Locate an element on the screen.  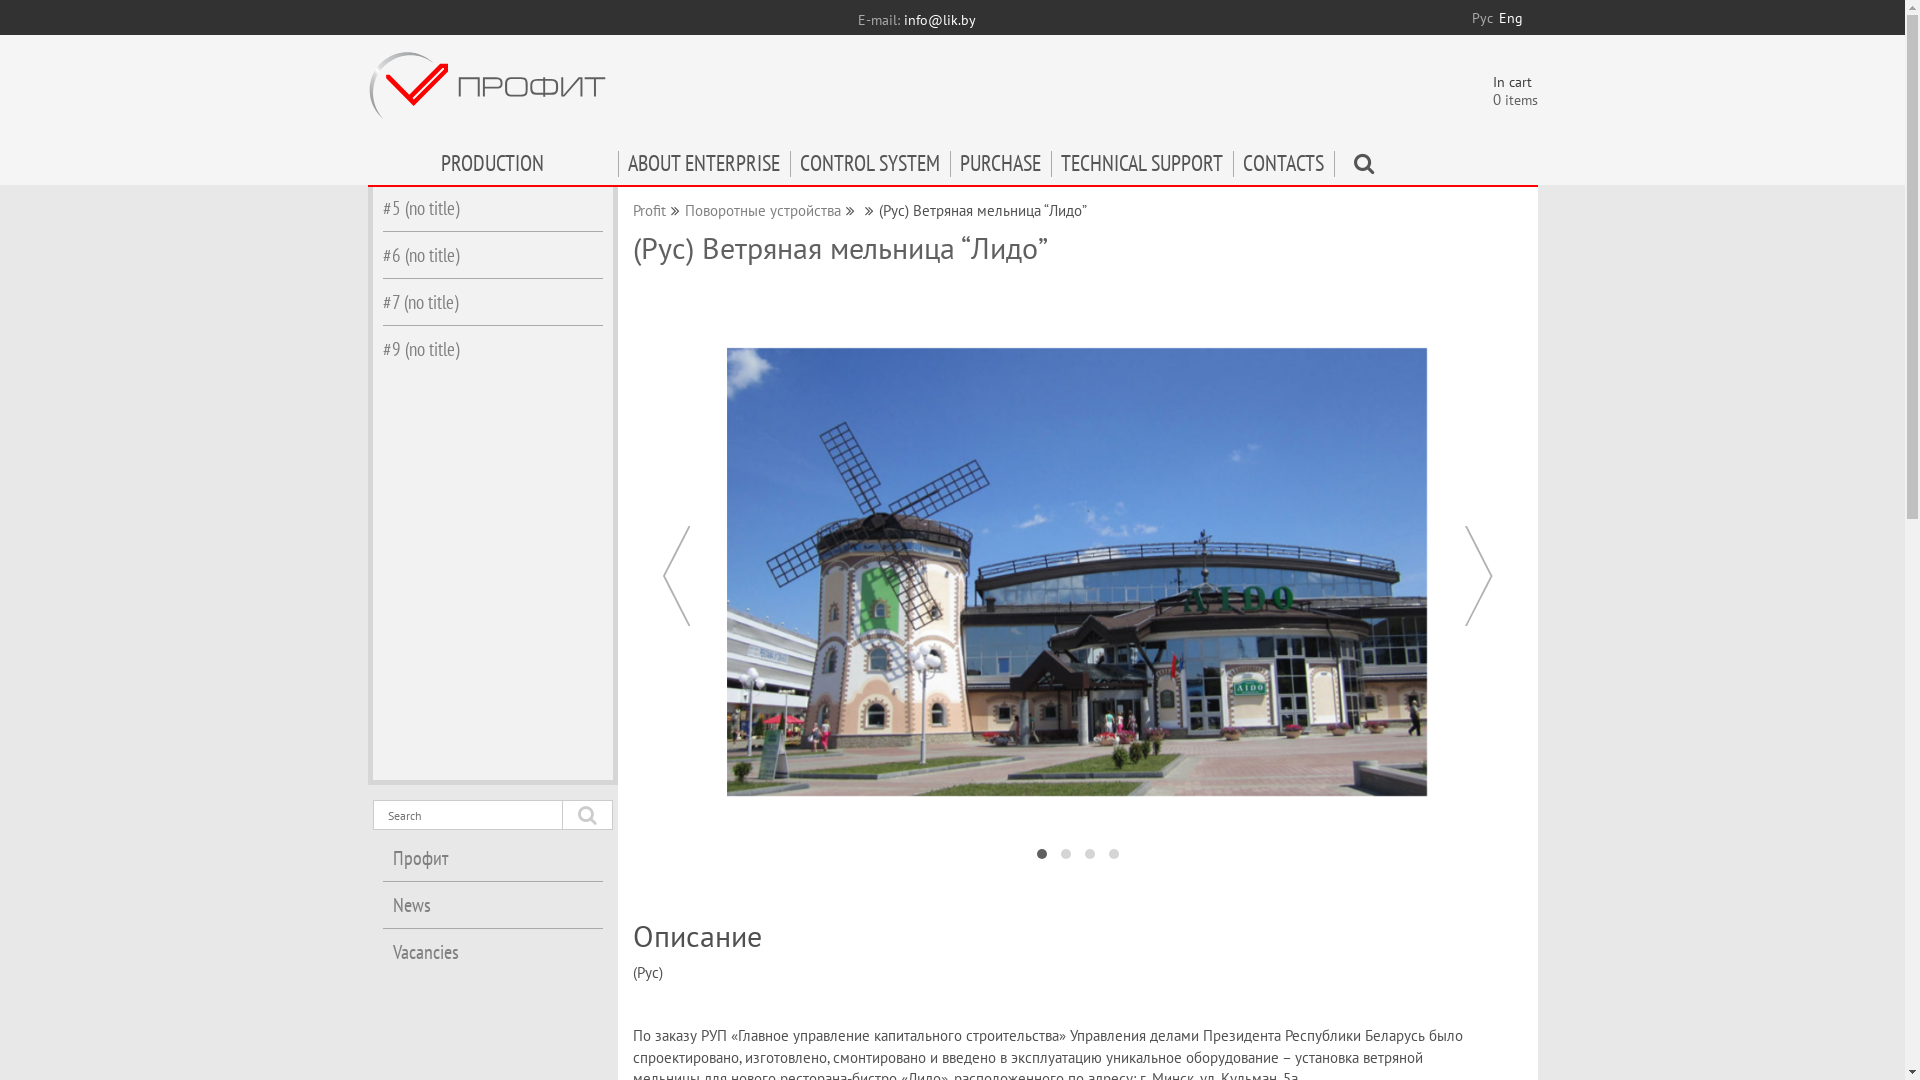
'ABOUT ENTERPRISE' is located at coordinates (617, 167).